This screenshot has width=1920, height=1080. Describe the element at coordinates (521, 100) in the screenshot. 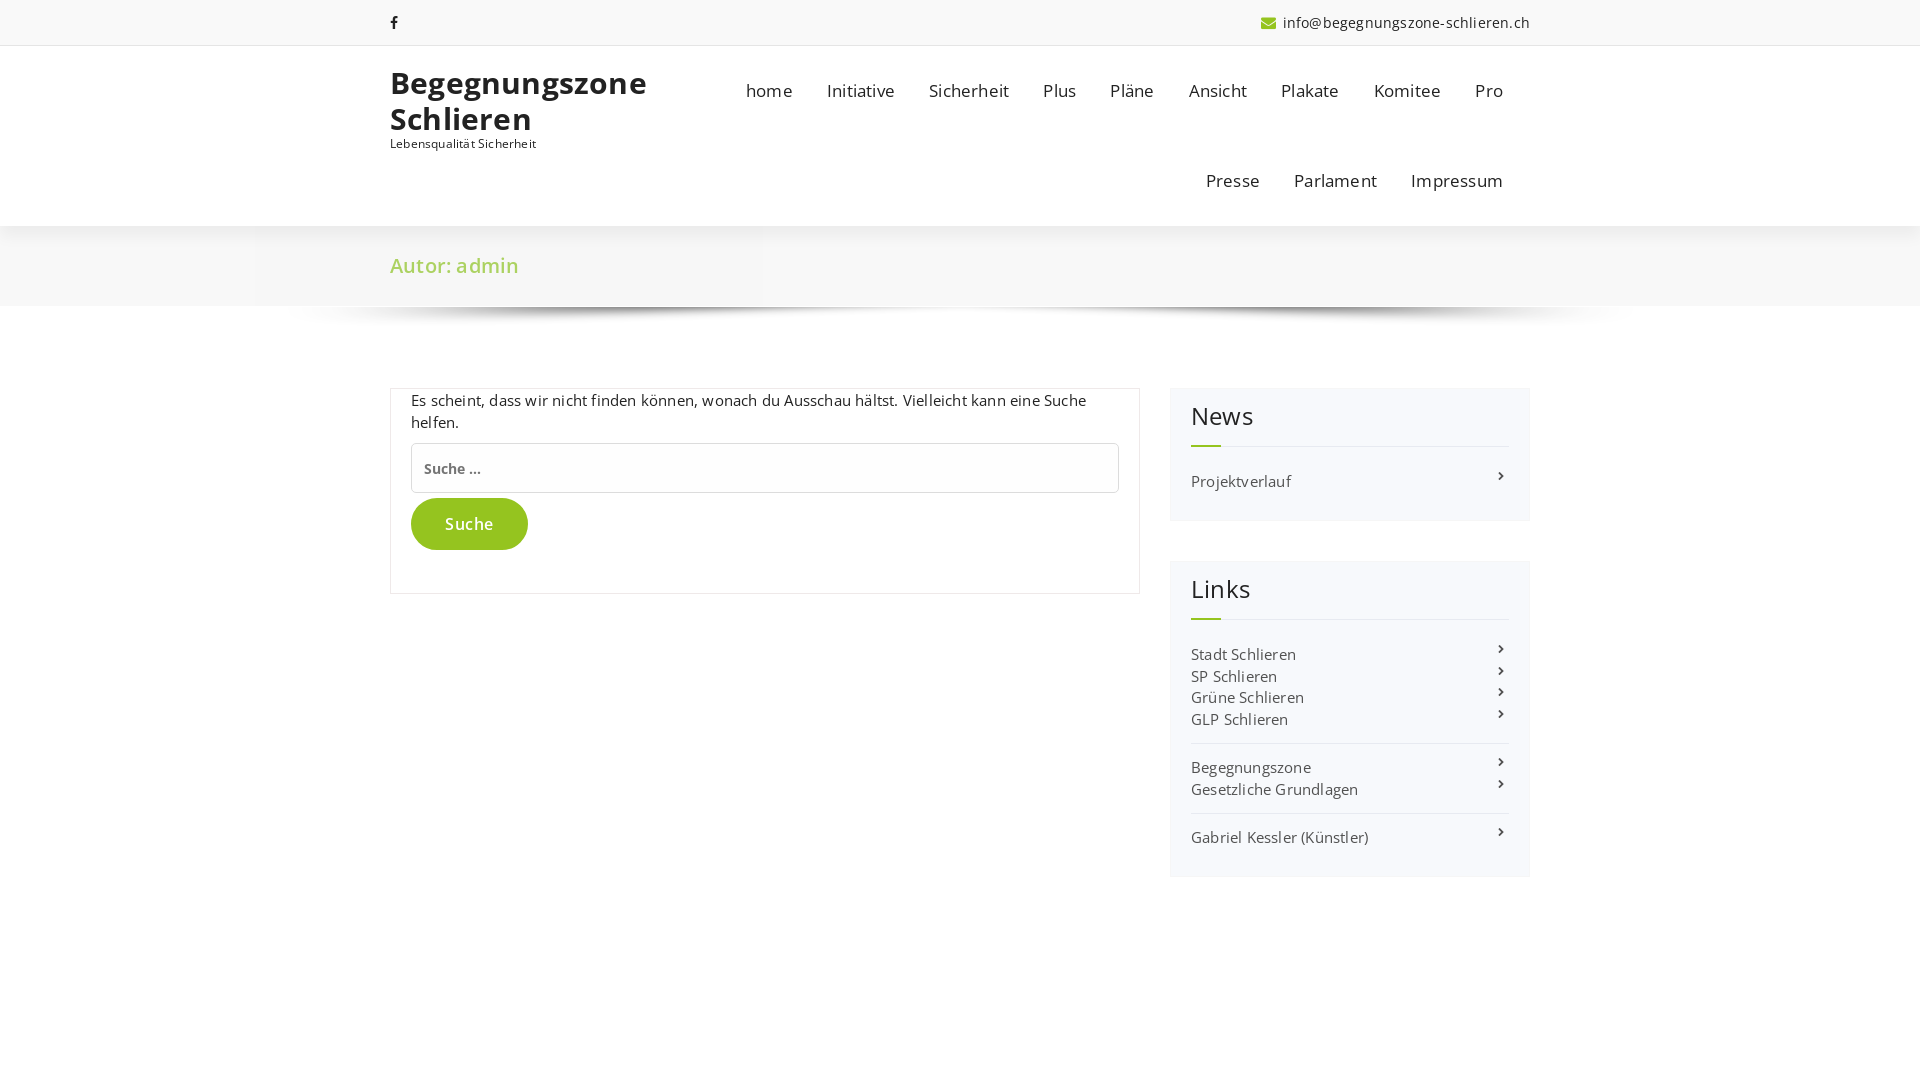

I see `'Begegnungszone Schlieren'` at that location.